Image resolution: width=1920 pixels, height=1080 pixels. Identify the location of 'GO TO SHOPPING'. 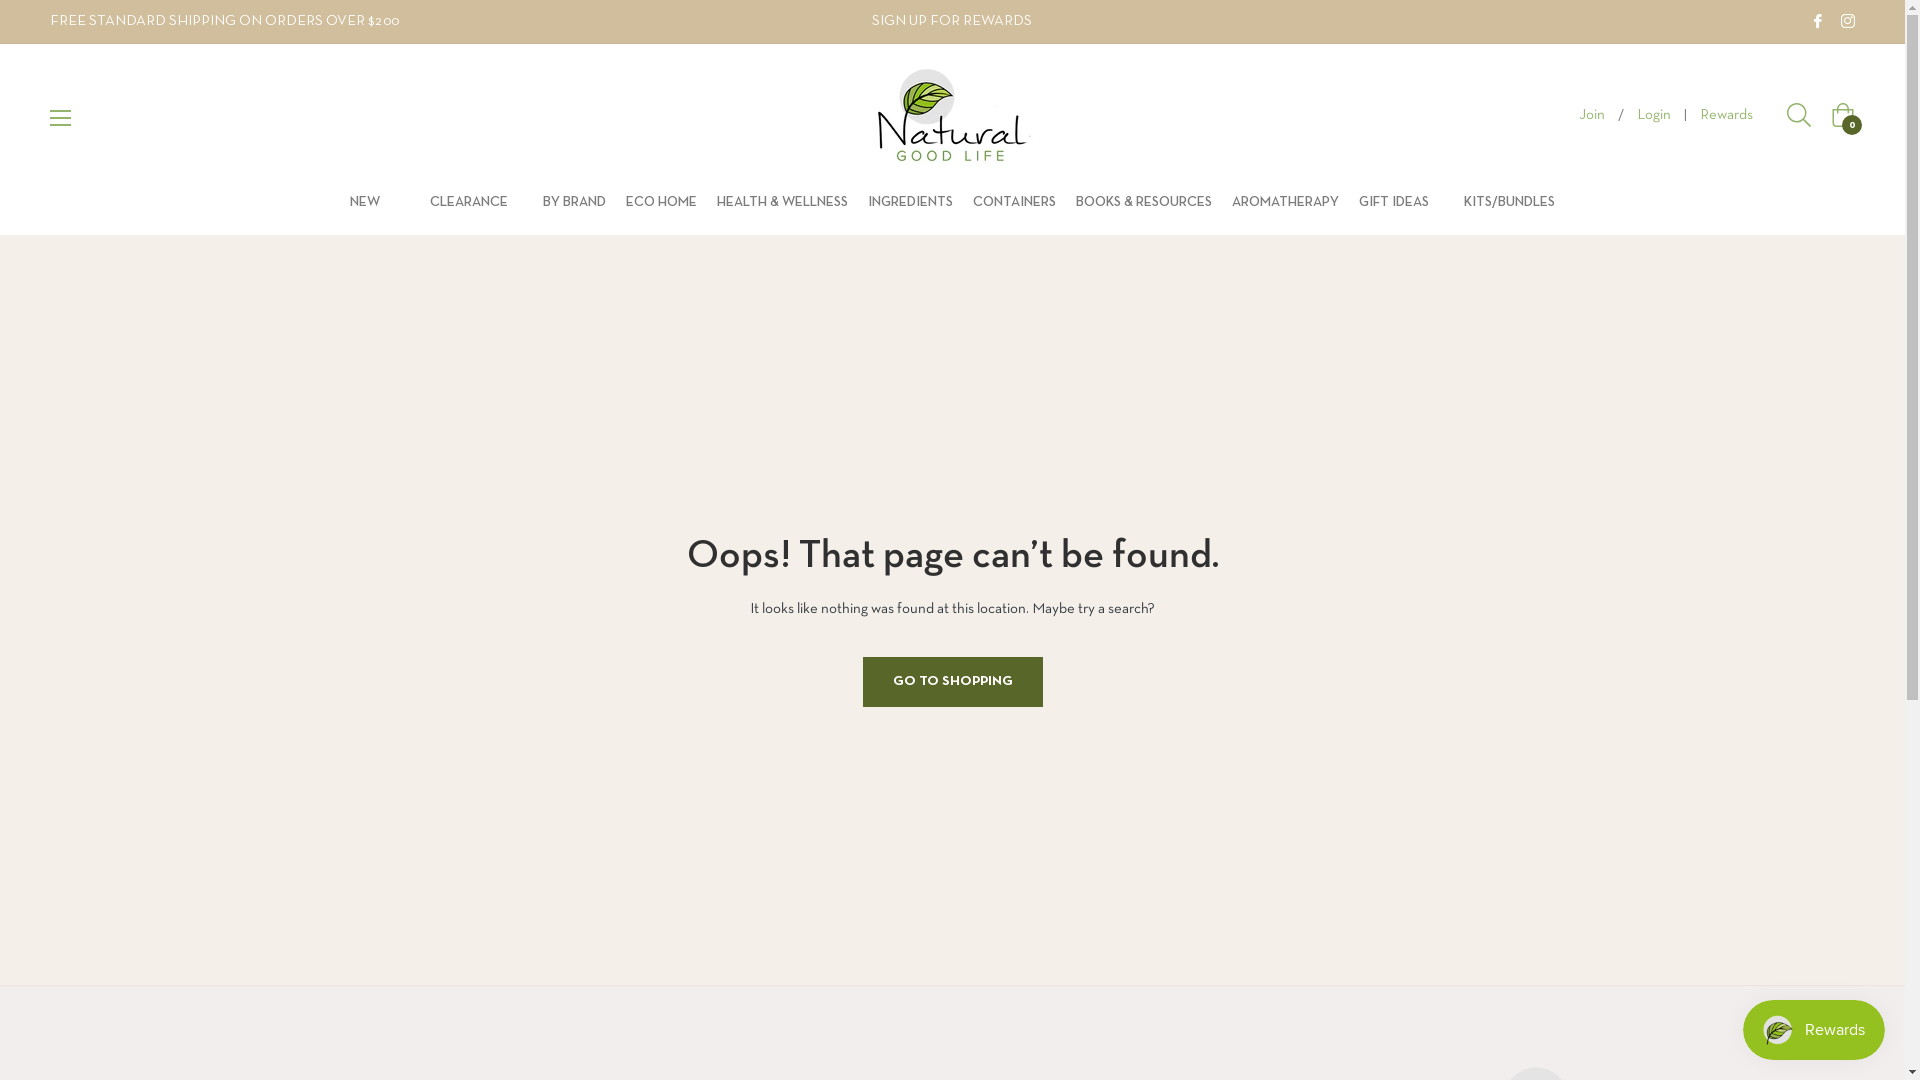
(950, 681).